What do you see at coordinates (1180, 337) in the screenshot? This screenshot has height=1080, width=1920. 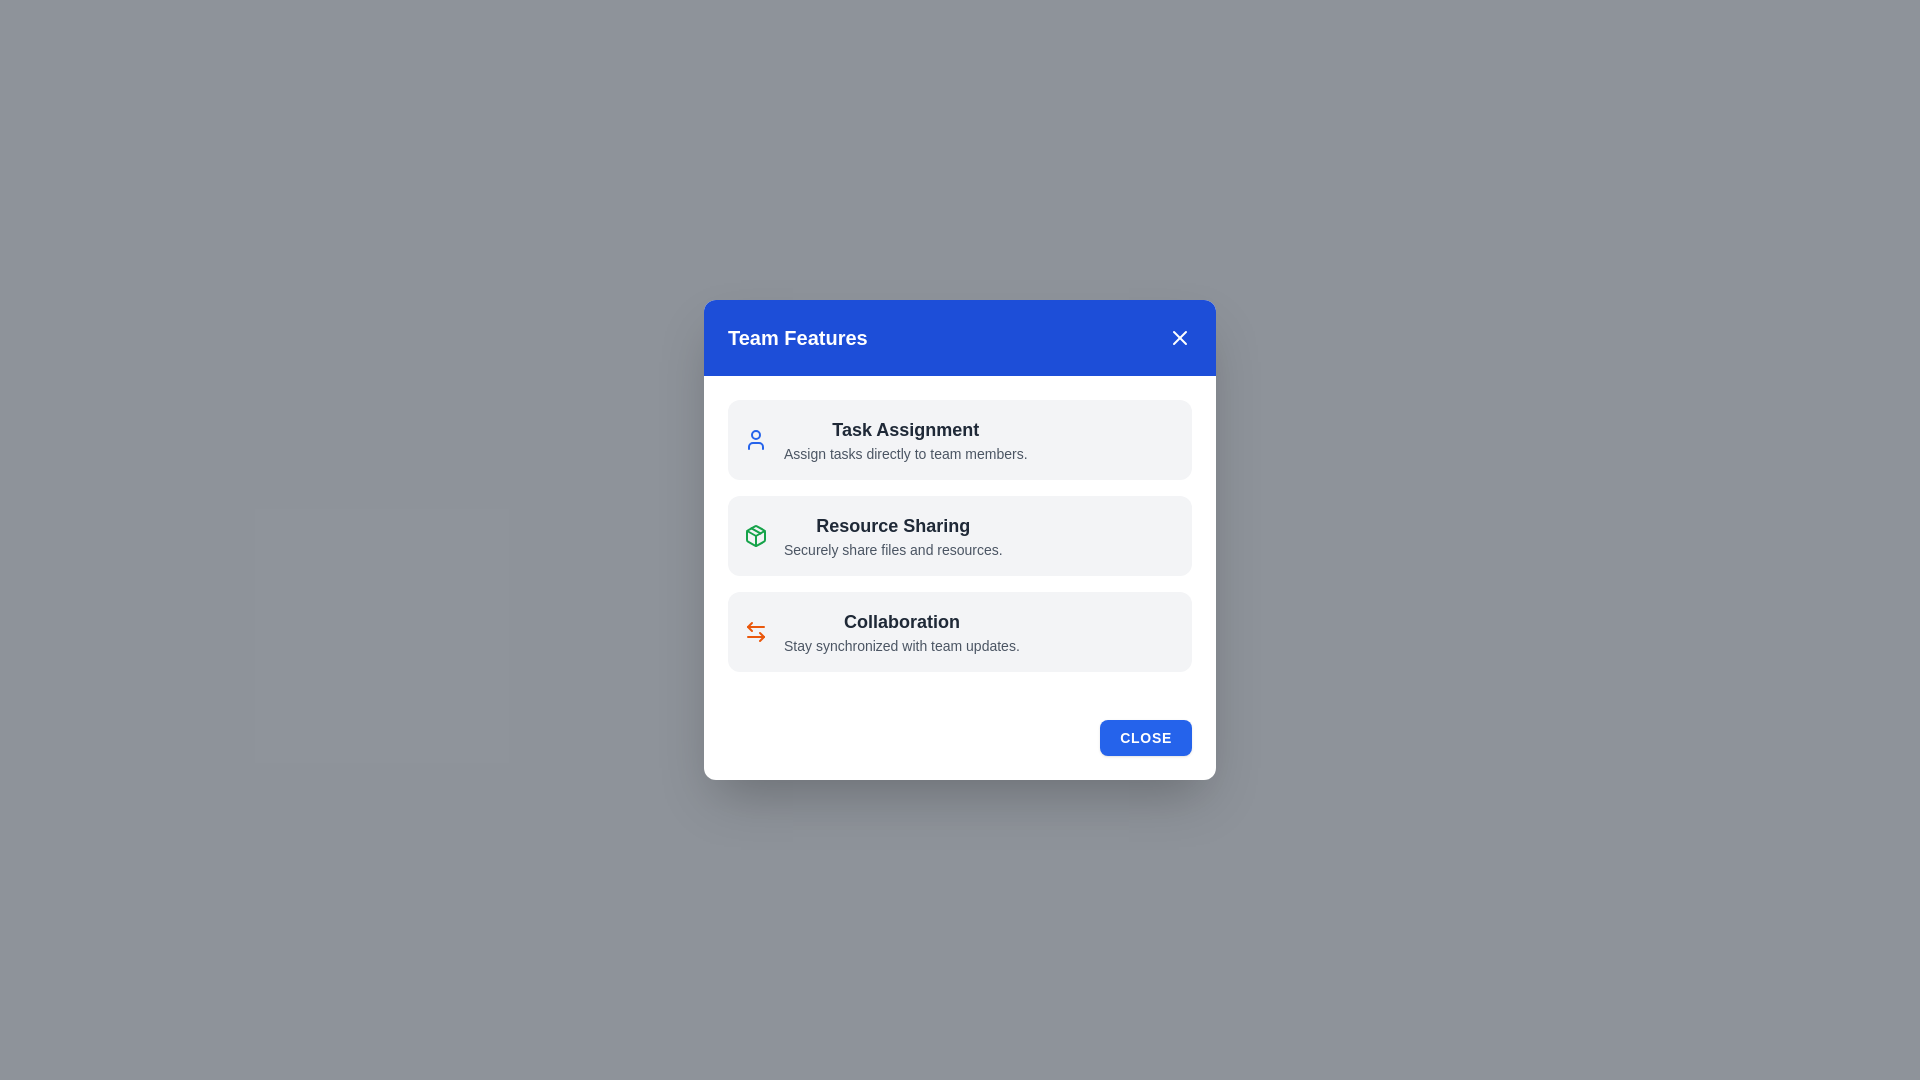 I see `the close button to dismiss the dialog` at bounding box center [1180, 337].